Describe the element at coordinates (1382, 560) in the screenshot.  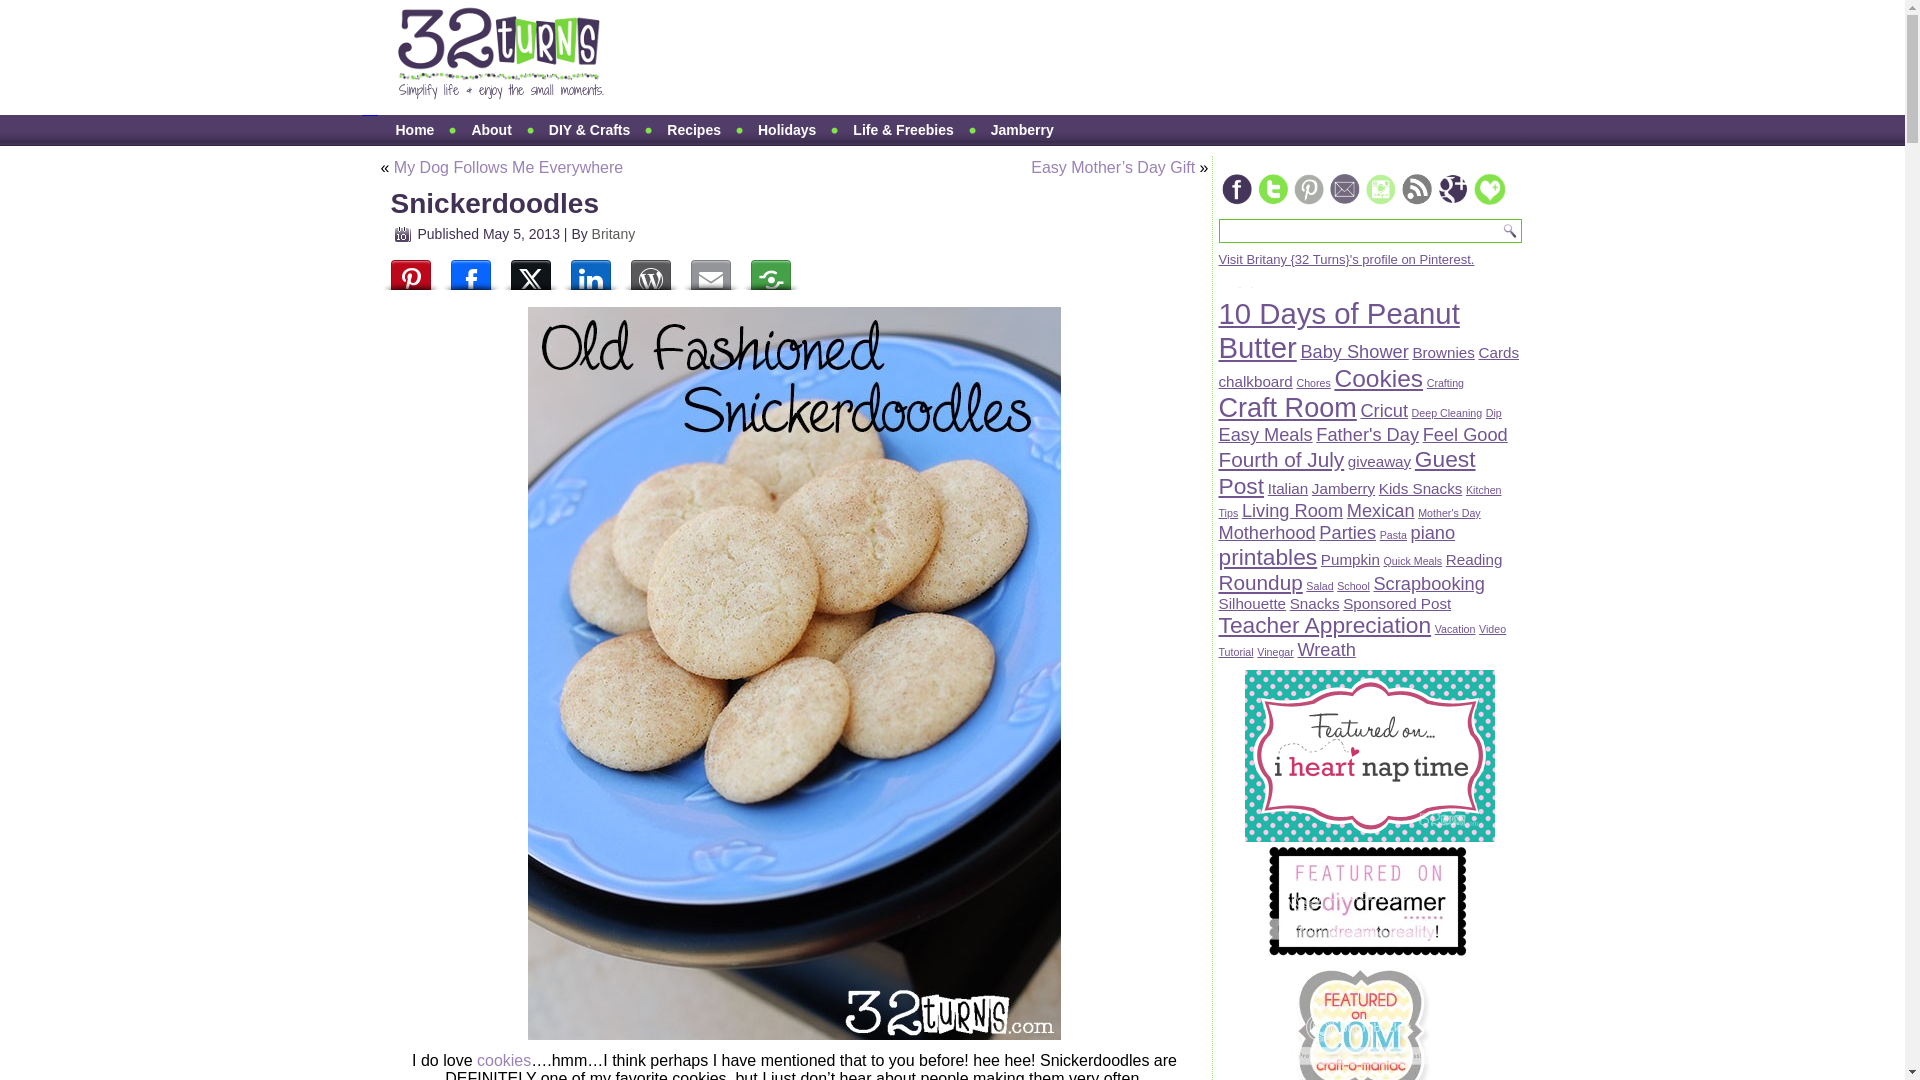
I see `'Quick Meals'` at that location.